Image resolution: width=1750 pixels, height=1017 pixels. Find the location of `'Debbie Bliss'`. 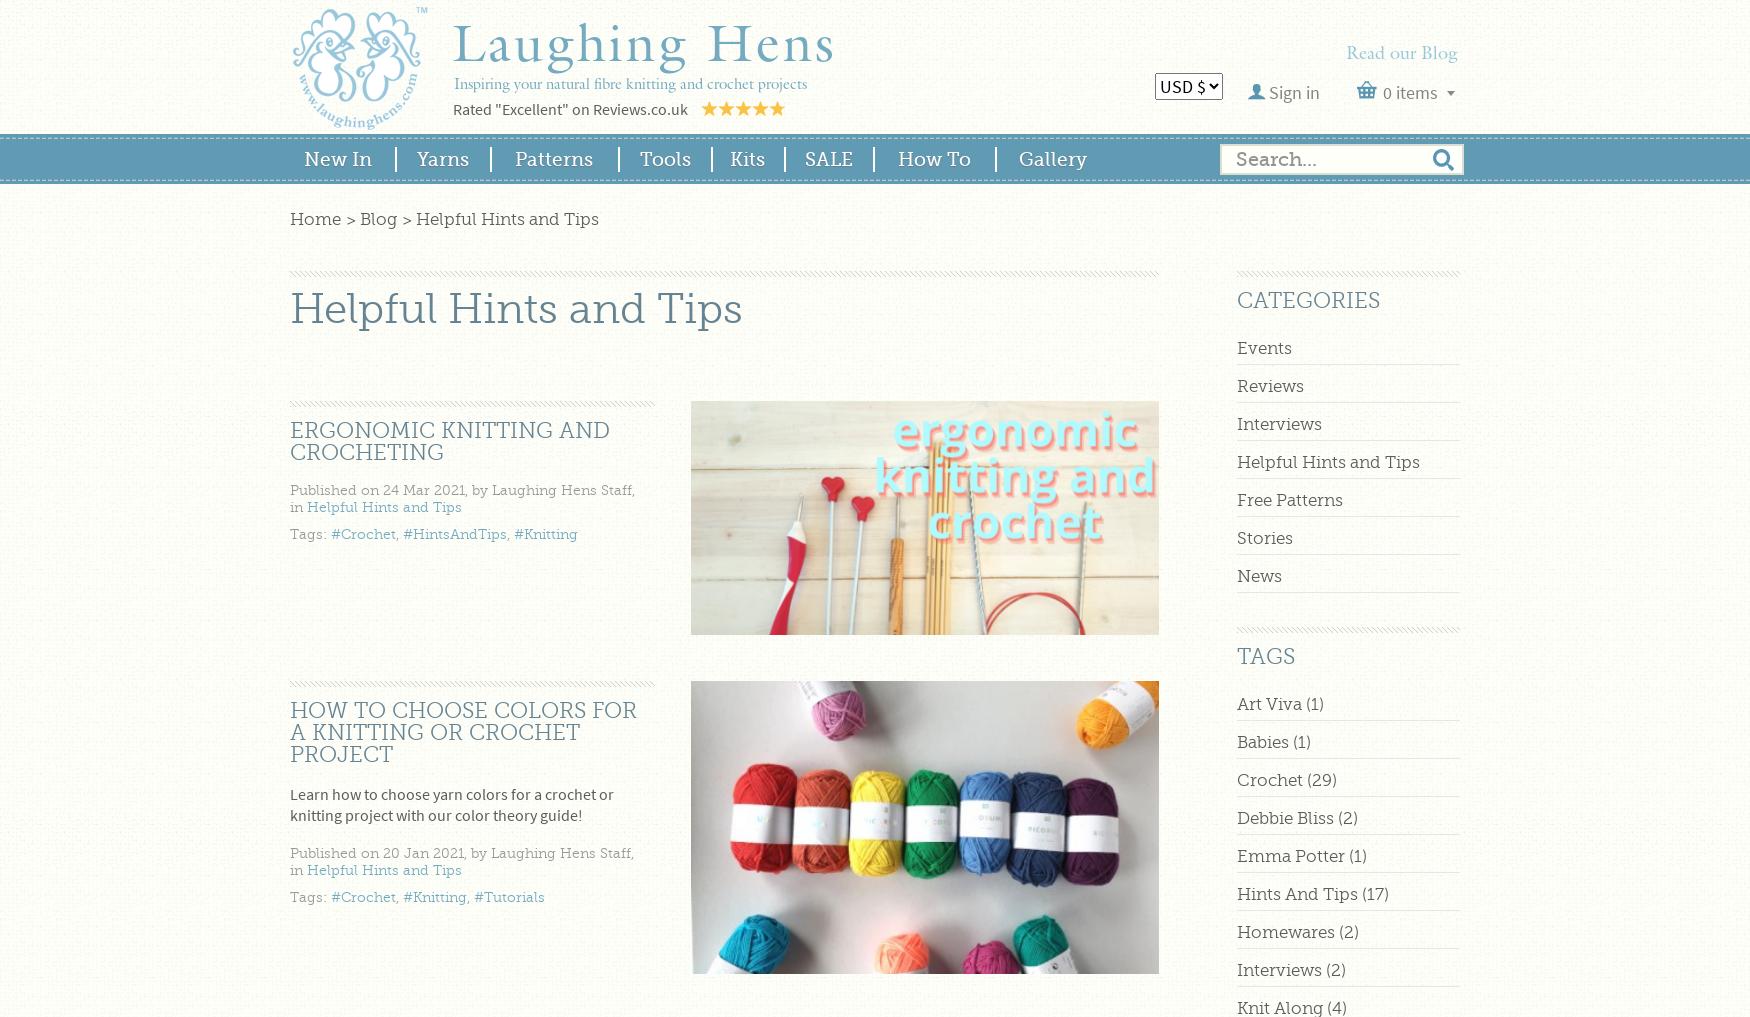

'Debbie Bliss' is located at coordinates (1284, 817).